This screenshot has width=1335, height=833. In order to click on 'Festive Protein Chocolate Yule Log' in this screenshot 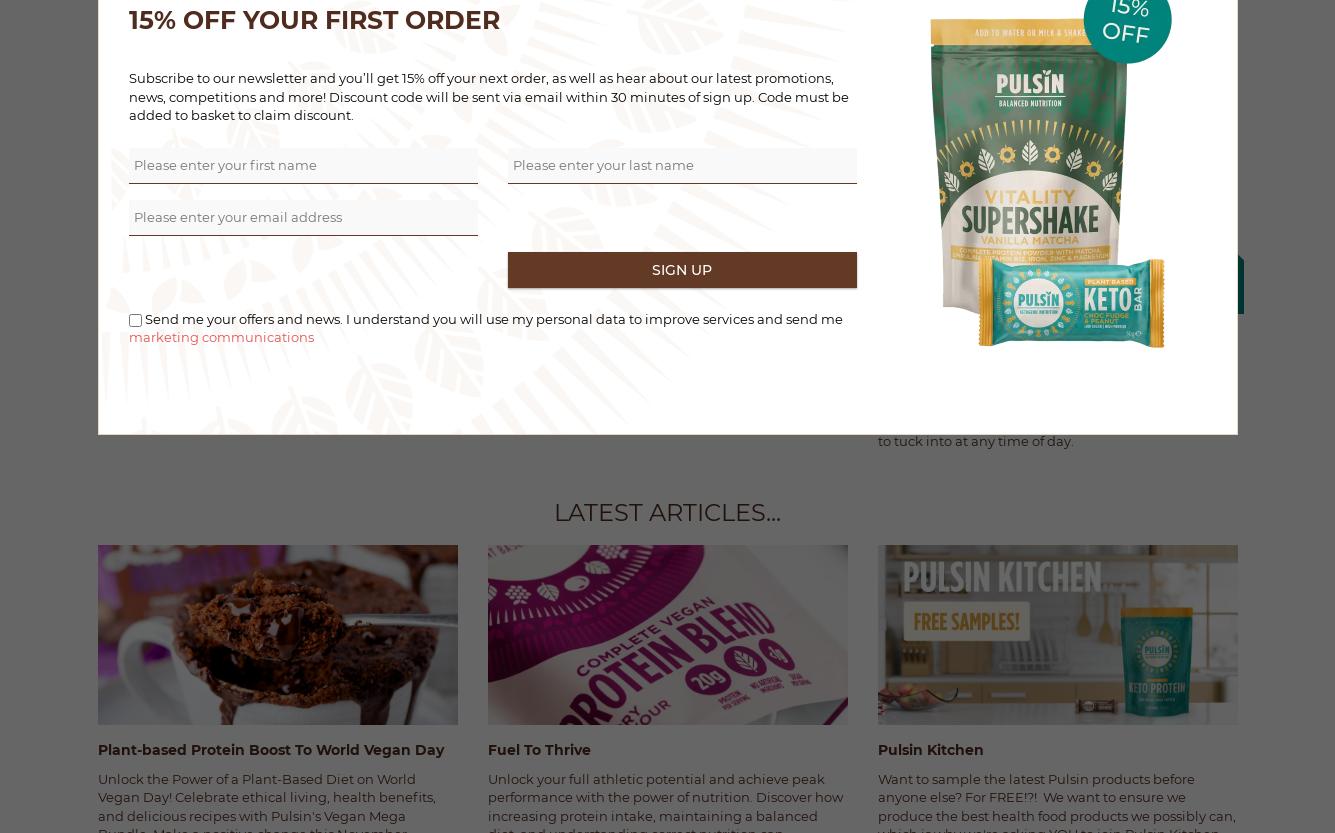, I will do `click(614, 374)`.